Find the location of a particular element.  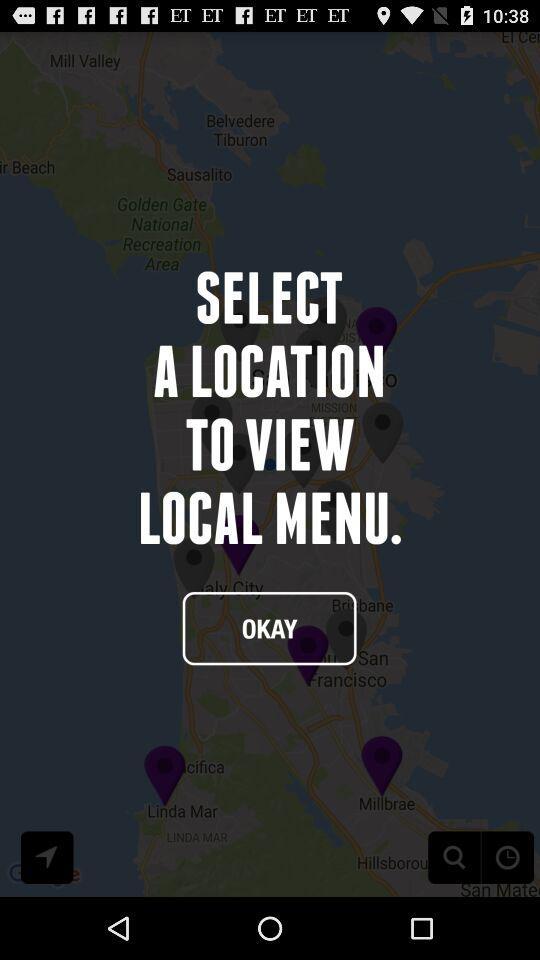

the time icon is located at coordinates (507, 917).